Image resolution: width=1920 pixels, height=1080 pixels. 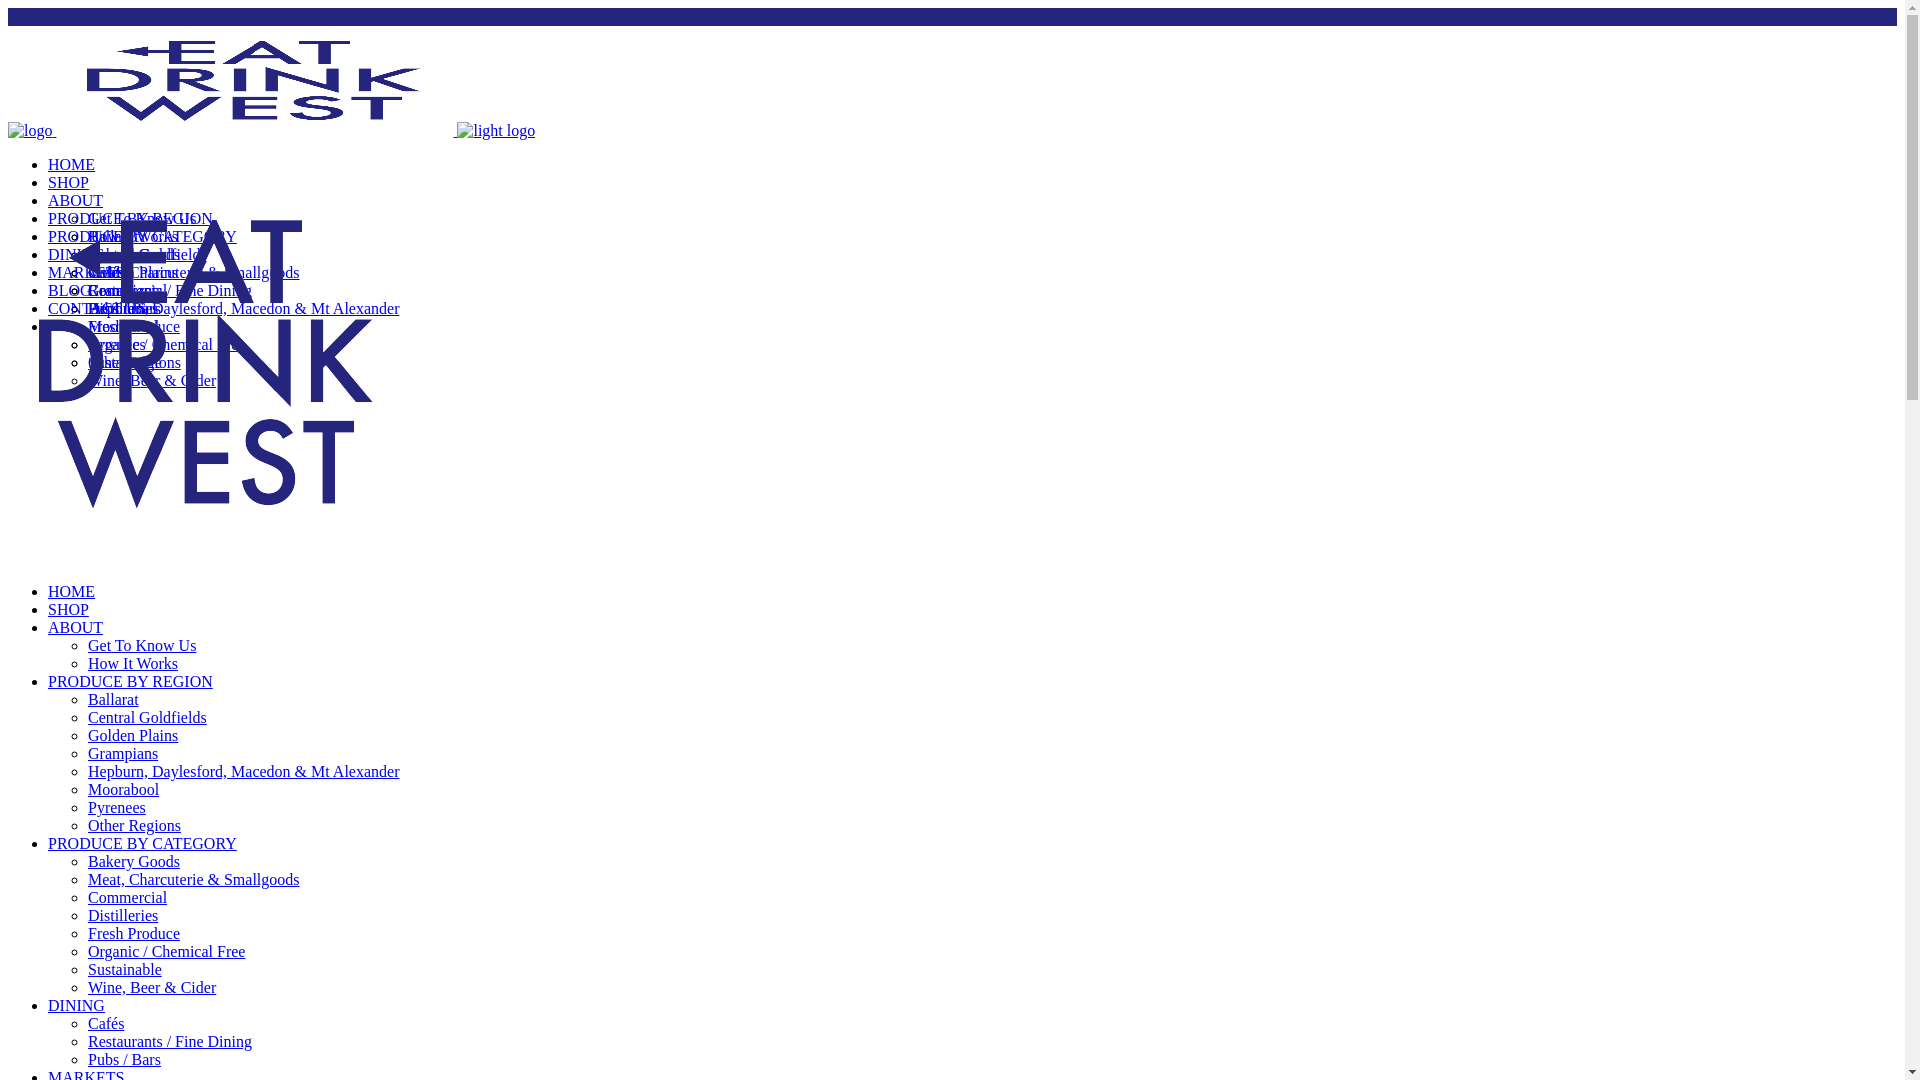 I want to click on 'Bakery Goods', so click(x=133, y=860).